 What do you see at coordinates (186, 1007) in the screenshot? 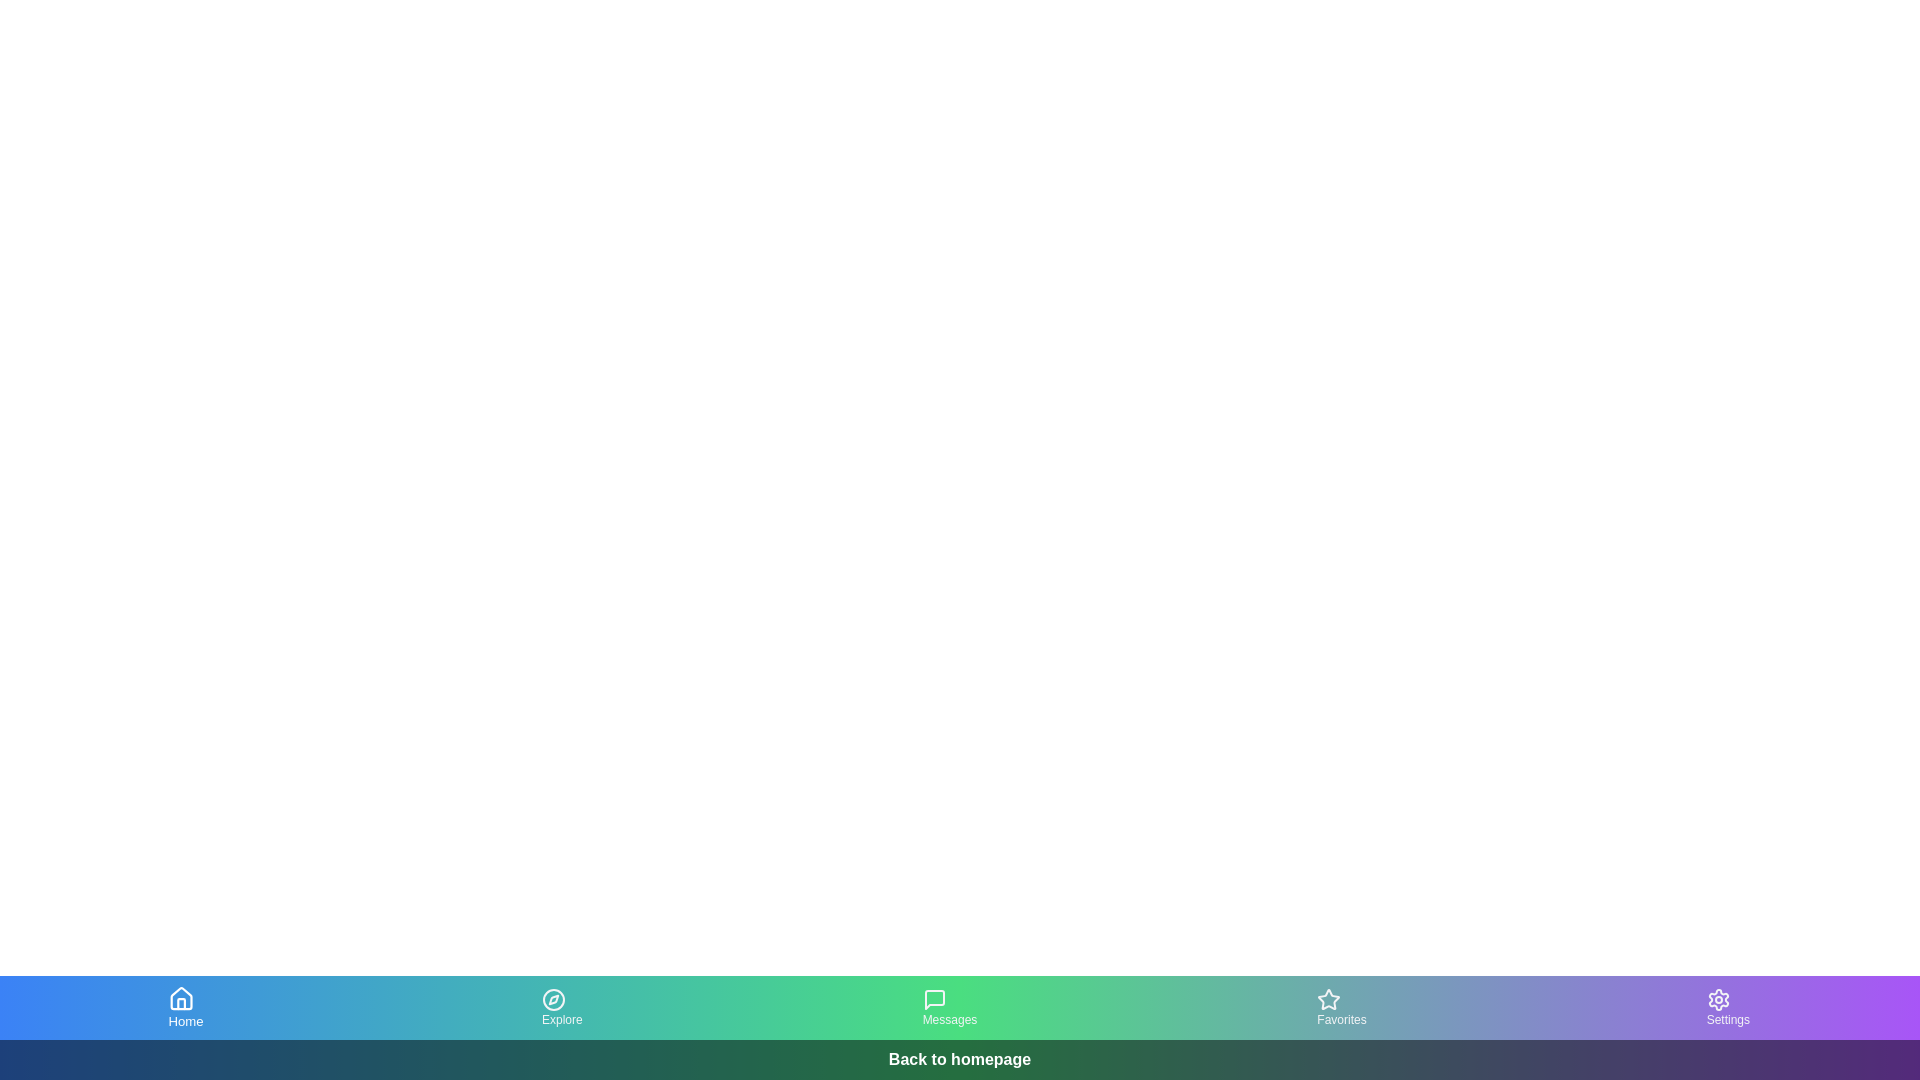
I see `the Home tab in the bottom navigation bar` at bounding box center [186, 1007].